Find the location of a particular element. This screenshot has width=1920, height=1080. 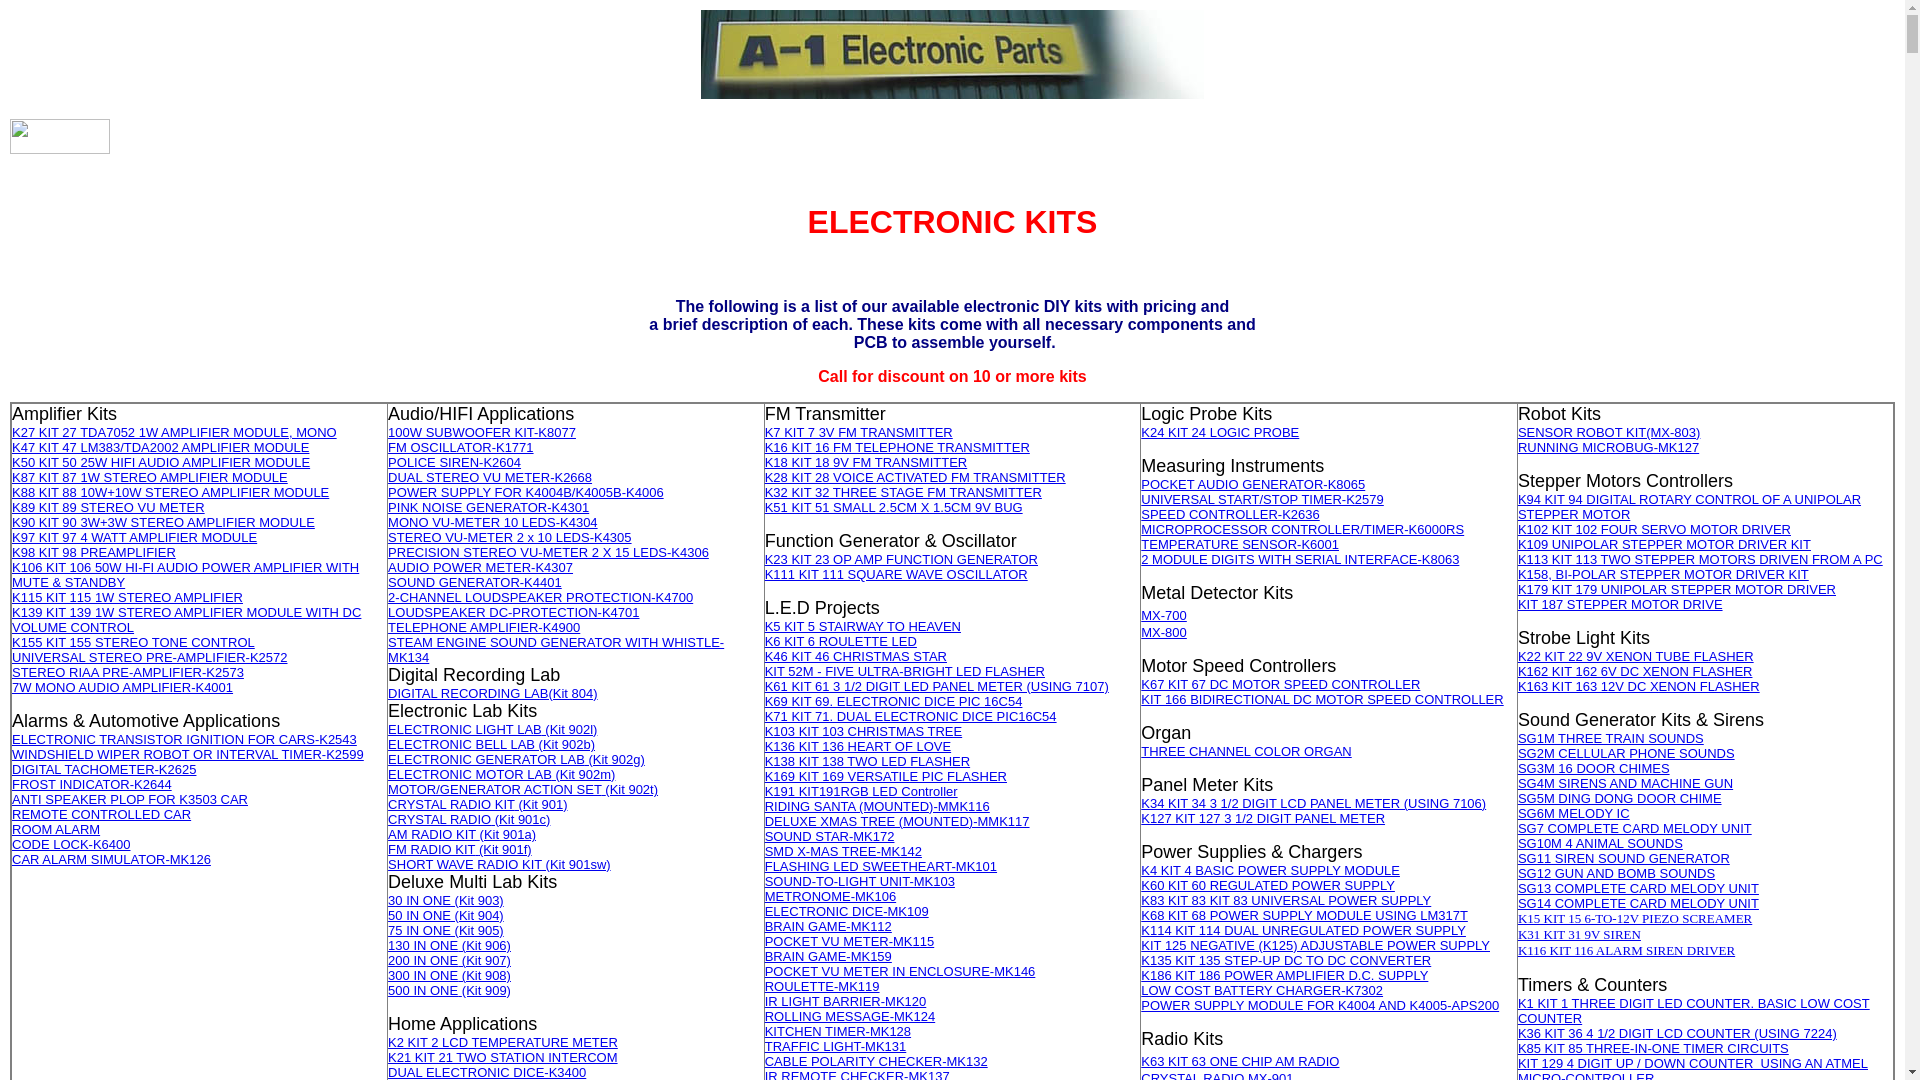

'TEMPERATURE SENSOR-K6001' is located at coordinates (1238, 544).